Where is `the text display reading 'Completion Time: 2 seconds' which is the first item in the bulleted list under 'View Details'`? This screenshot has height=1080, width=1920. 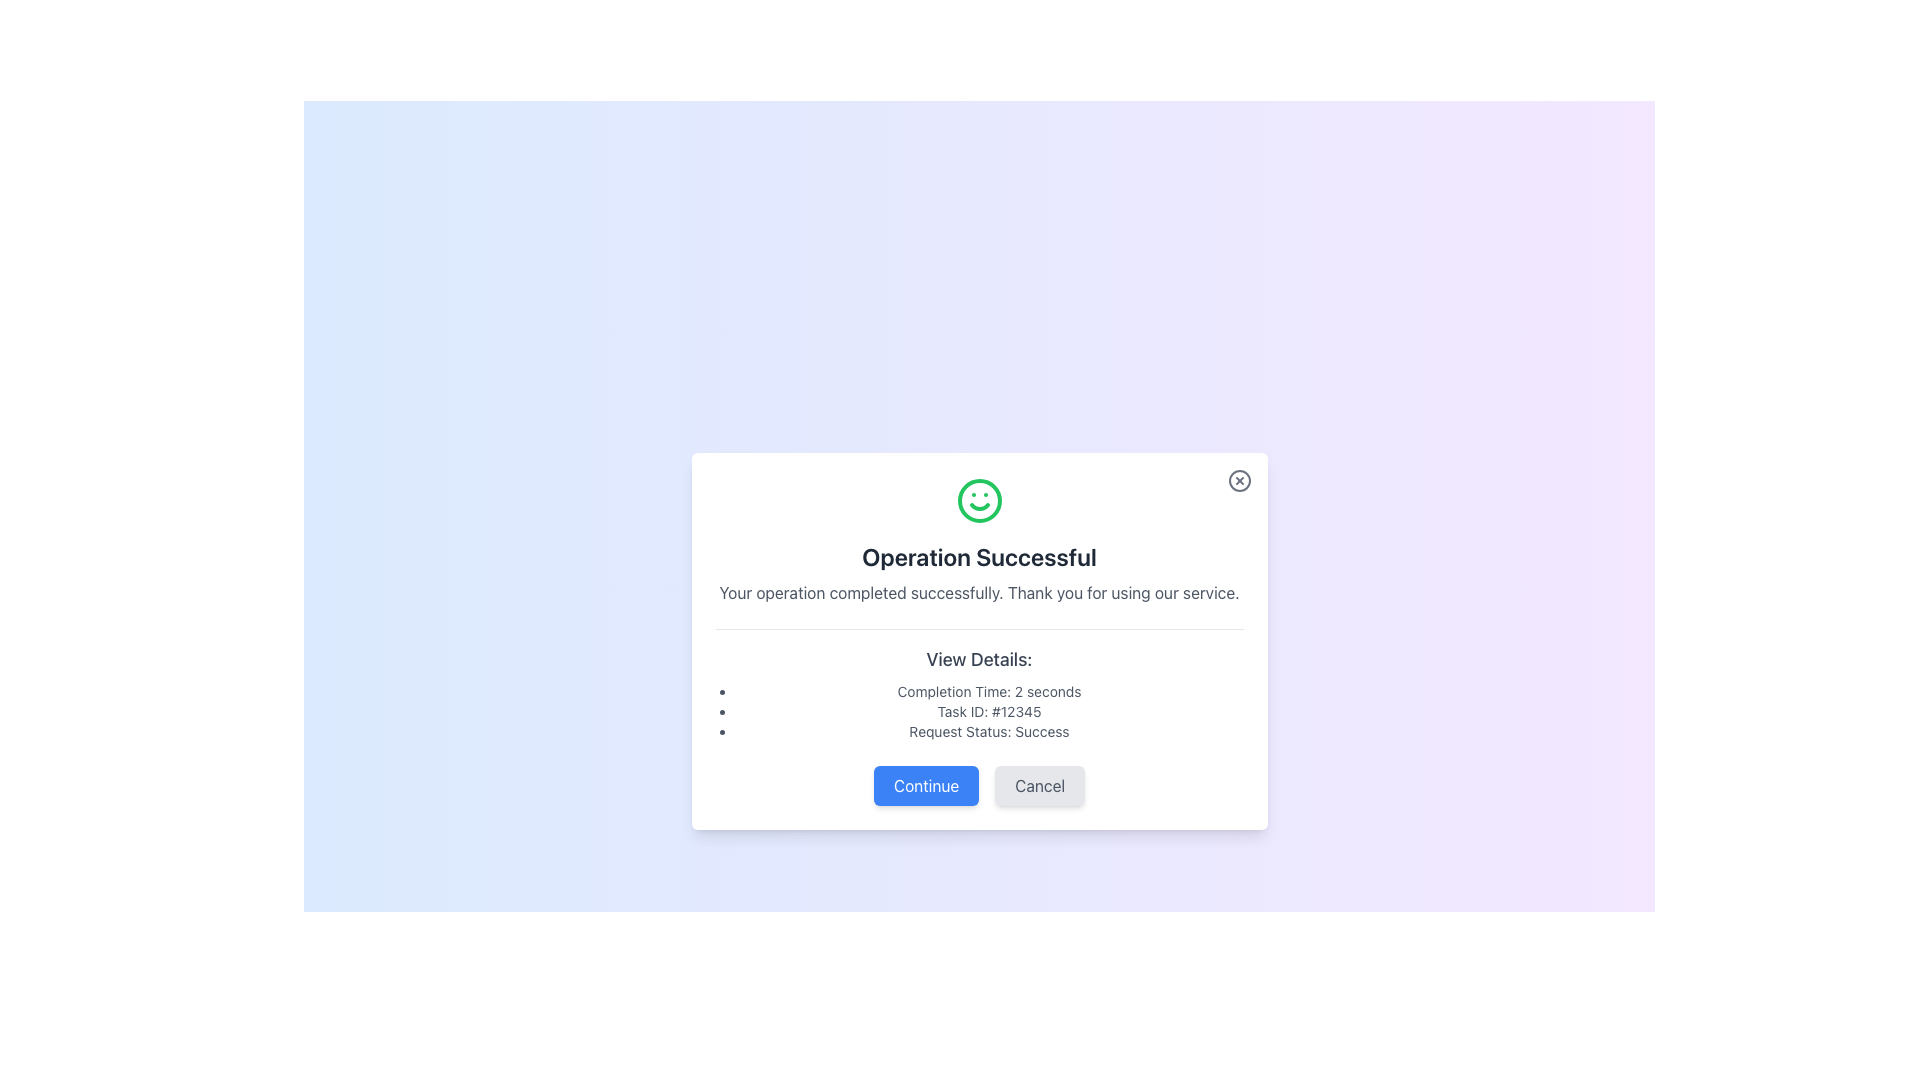
the text display reading 'Completion Time: 2 seconds' which is the first item in the bulleted list under 'View Details' is located at coordinates (989, 690).